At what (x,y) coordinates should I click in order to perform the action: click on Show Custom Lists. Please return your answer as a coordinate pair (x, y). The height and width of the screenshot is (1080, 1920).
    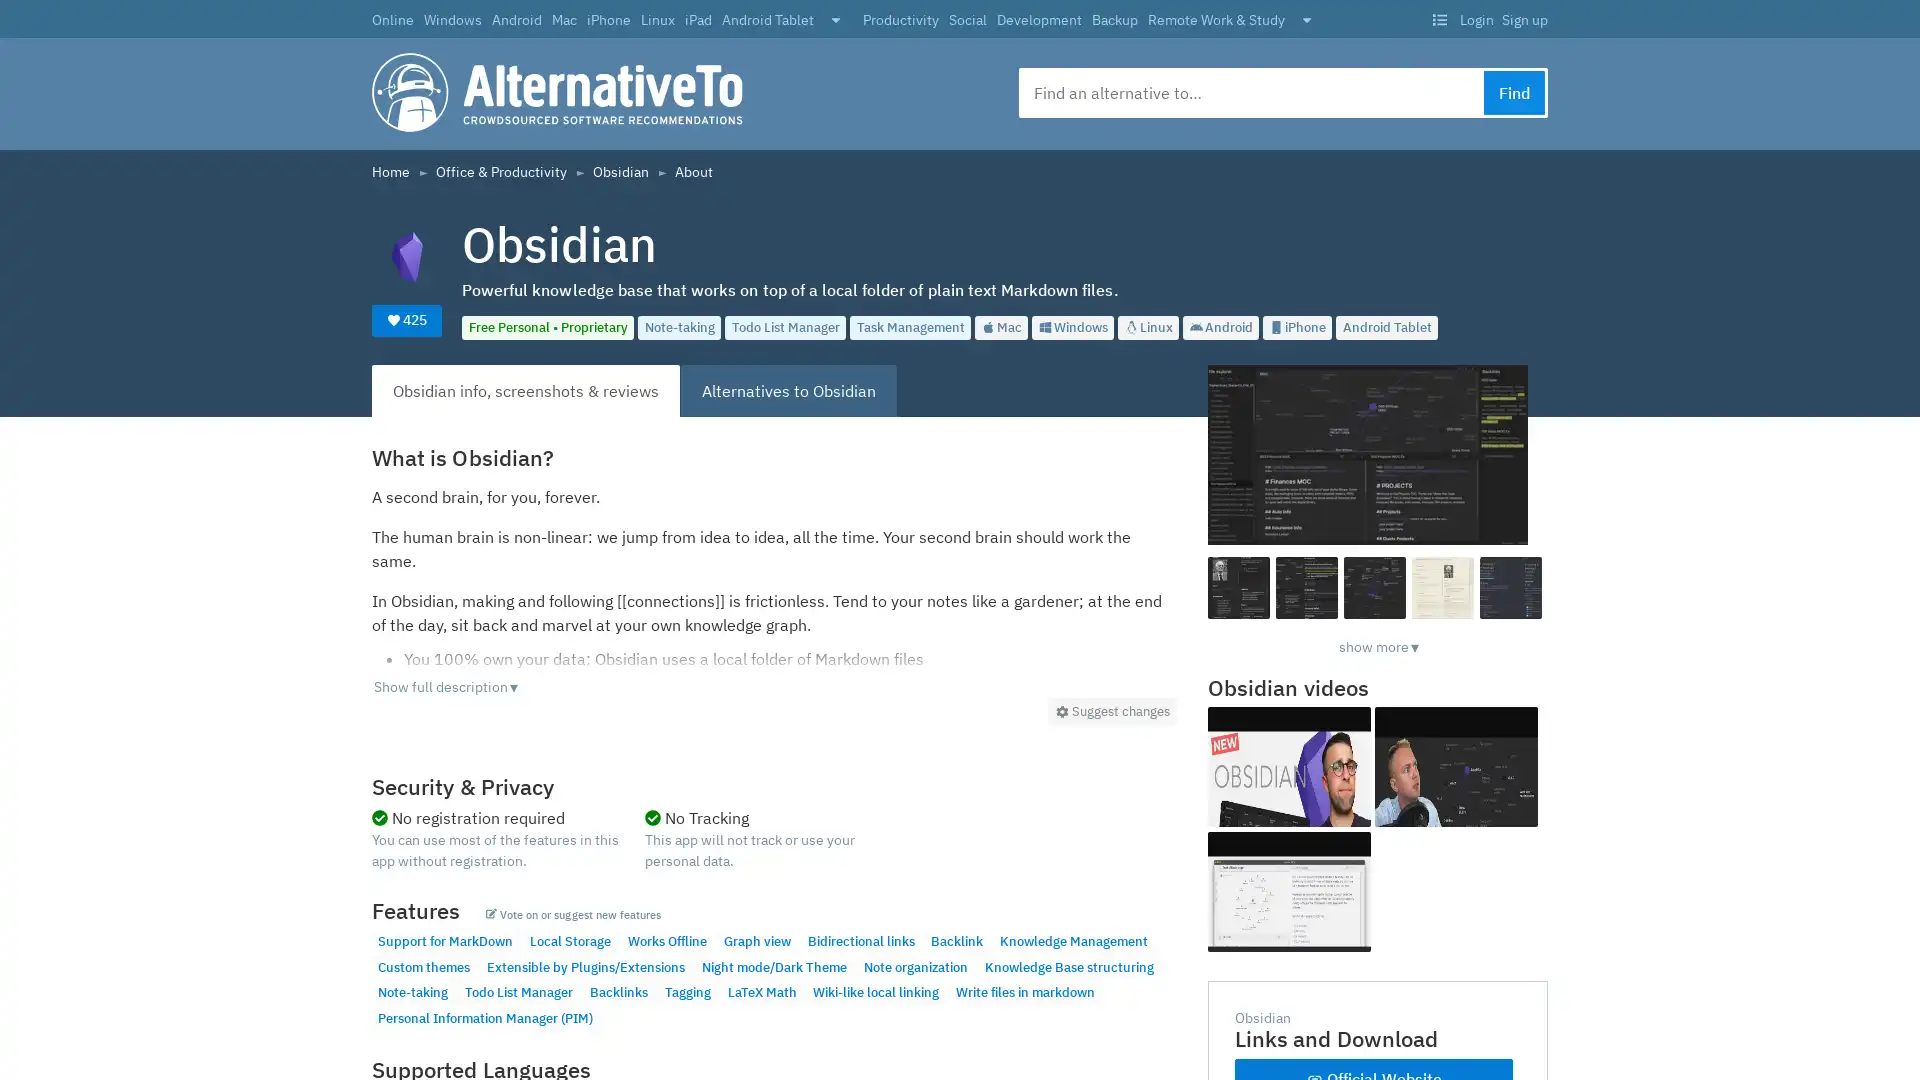
    Looking at the image, I should click on (1438, 20).